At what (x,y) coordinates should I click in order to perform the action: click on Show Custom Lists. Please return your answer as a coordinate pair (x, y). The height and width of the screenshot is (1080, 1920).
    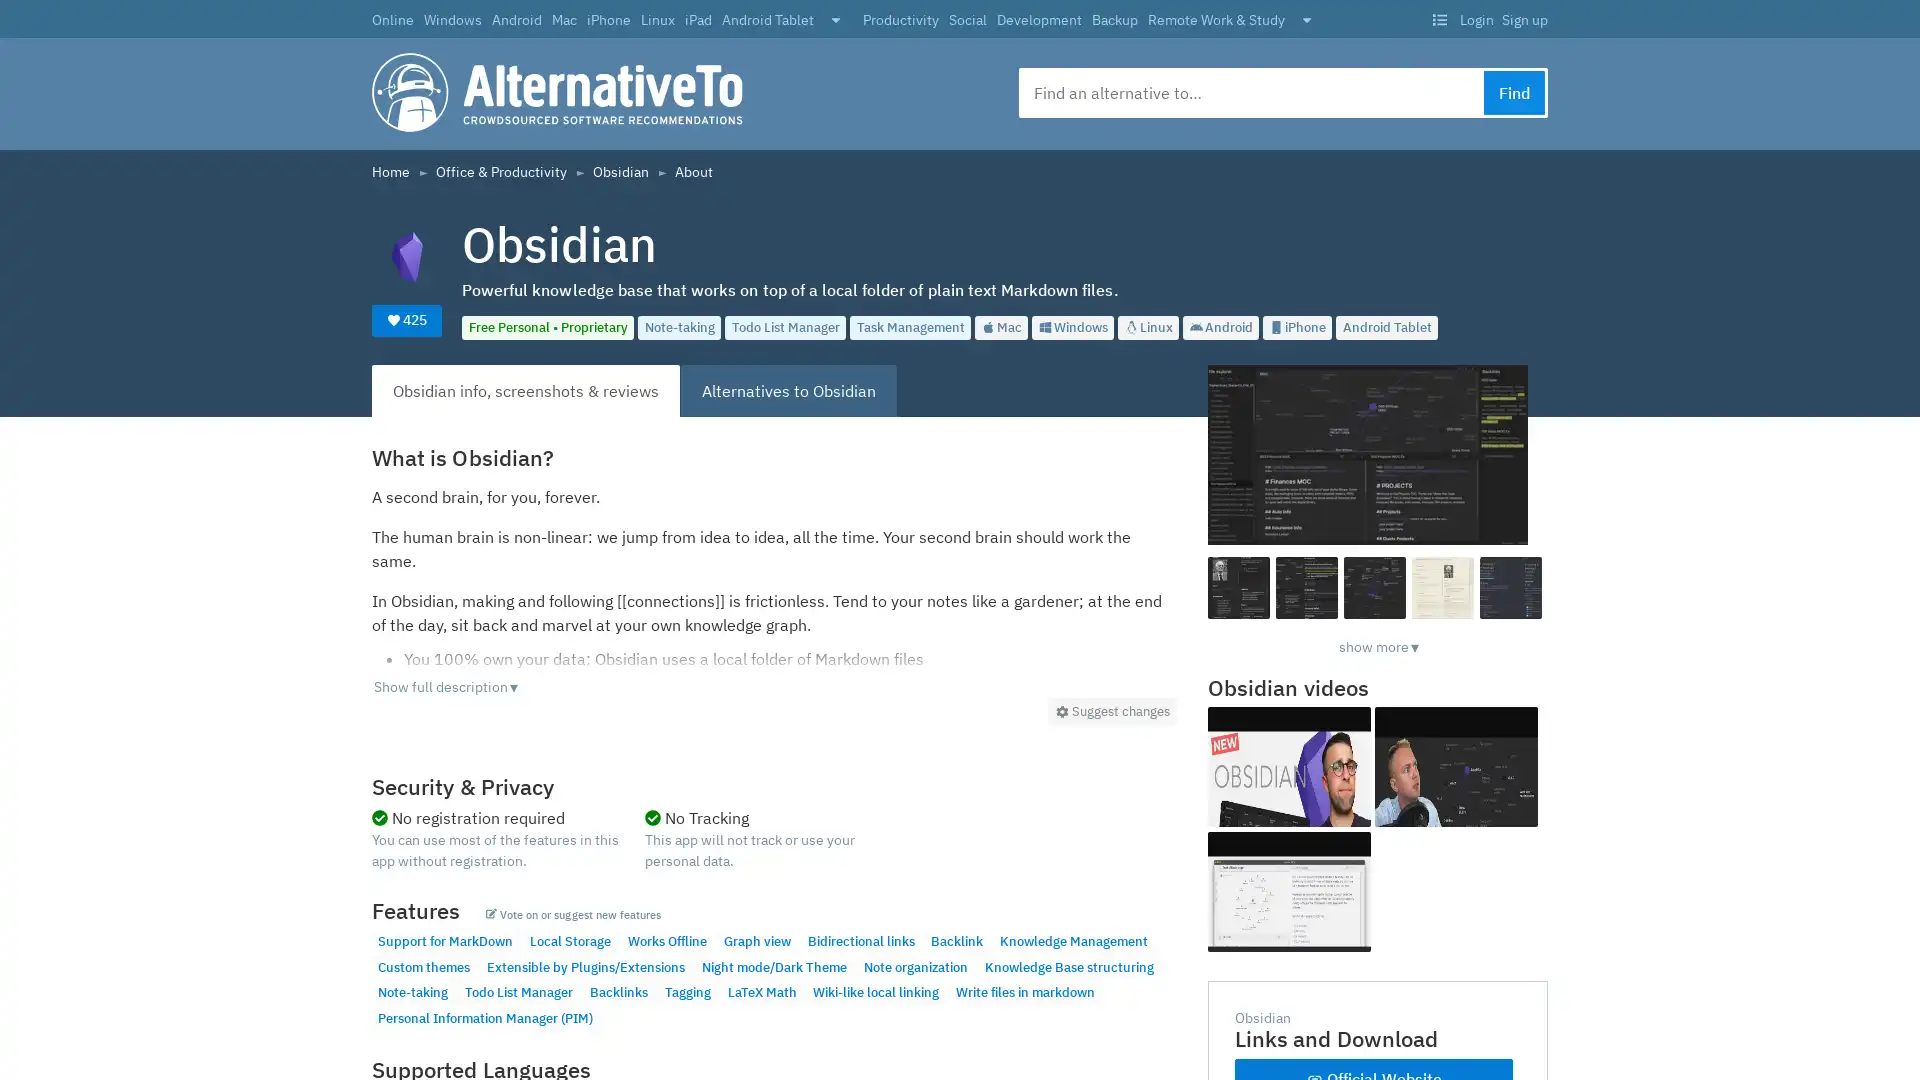
    Looking at the image, I should click on (1438, 20).